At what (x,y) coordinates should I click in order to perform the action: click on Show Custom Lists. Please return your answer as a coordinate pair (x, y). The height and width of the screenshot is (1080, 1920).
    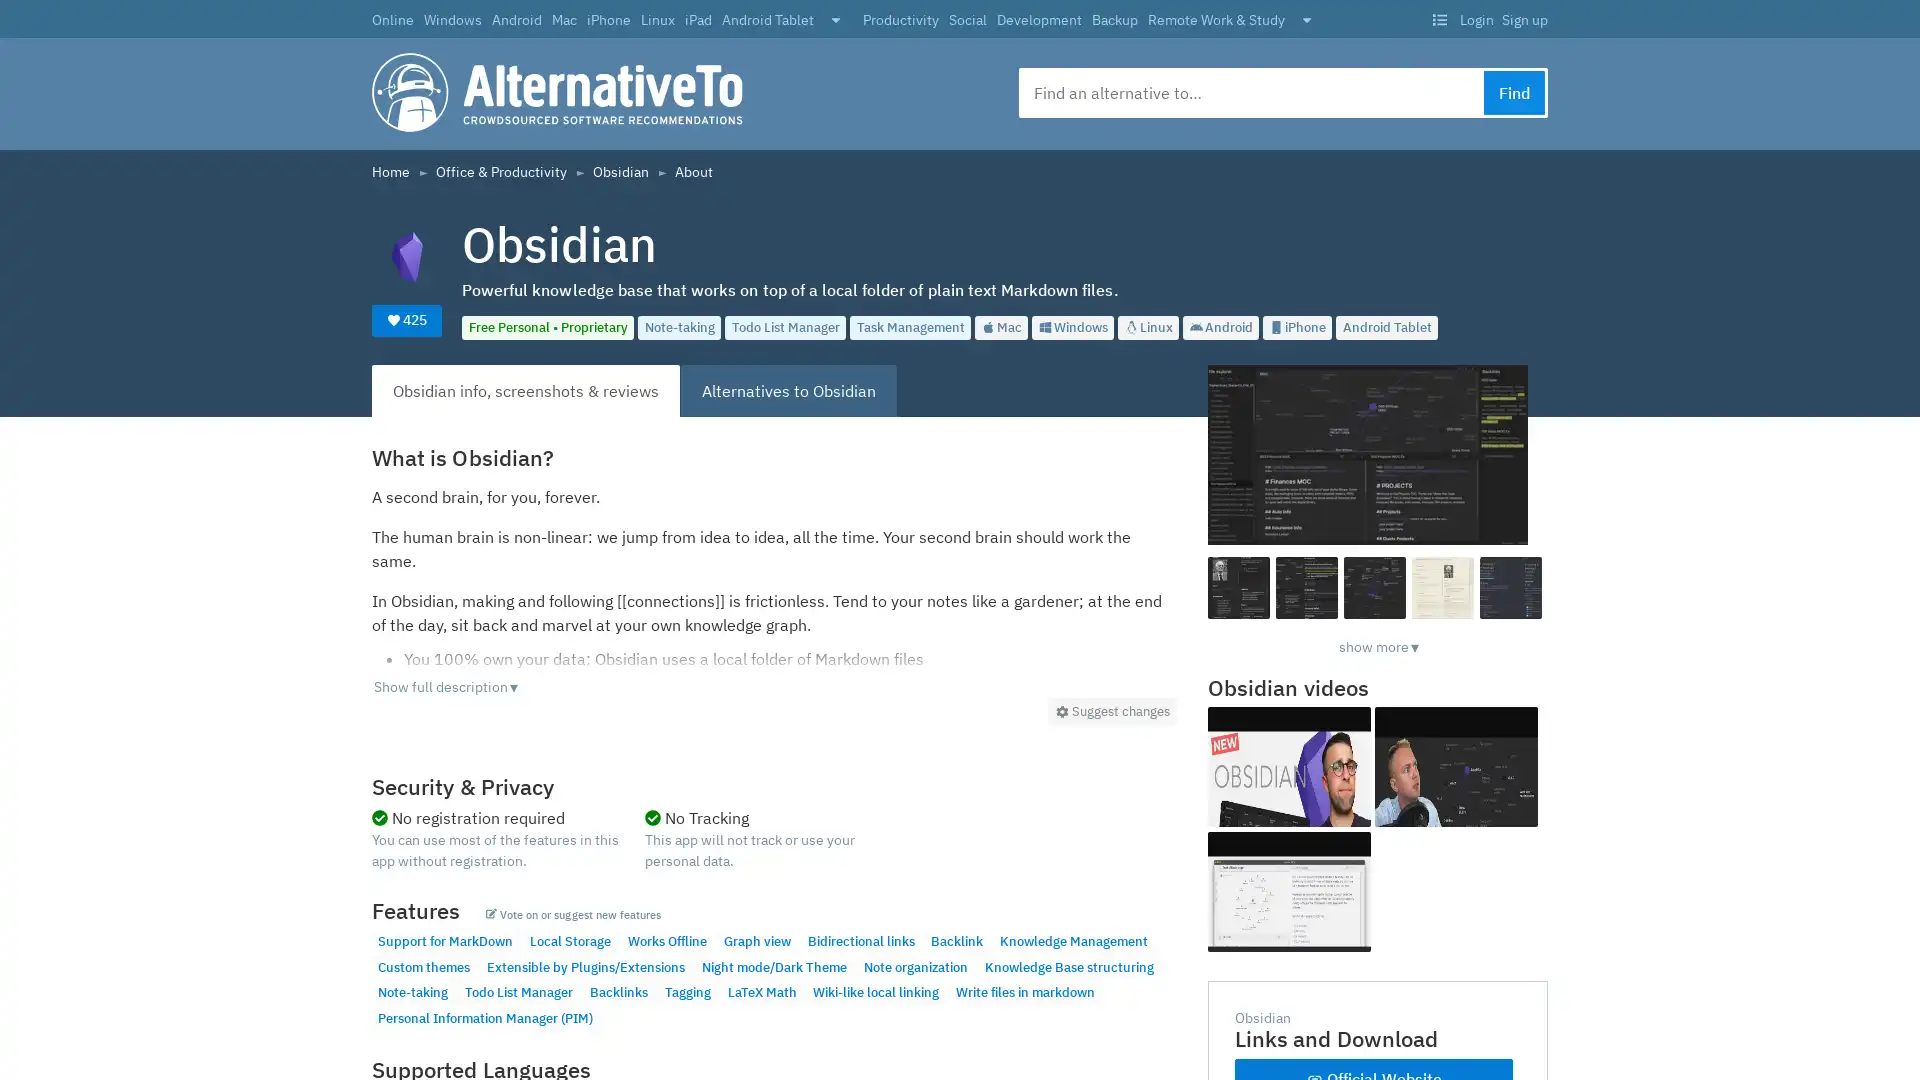
    Looking at the image, I should click on (1438, 20).